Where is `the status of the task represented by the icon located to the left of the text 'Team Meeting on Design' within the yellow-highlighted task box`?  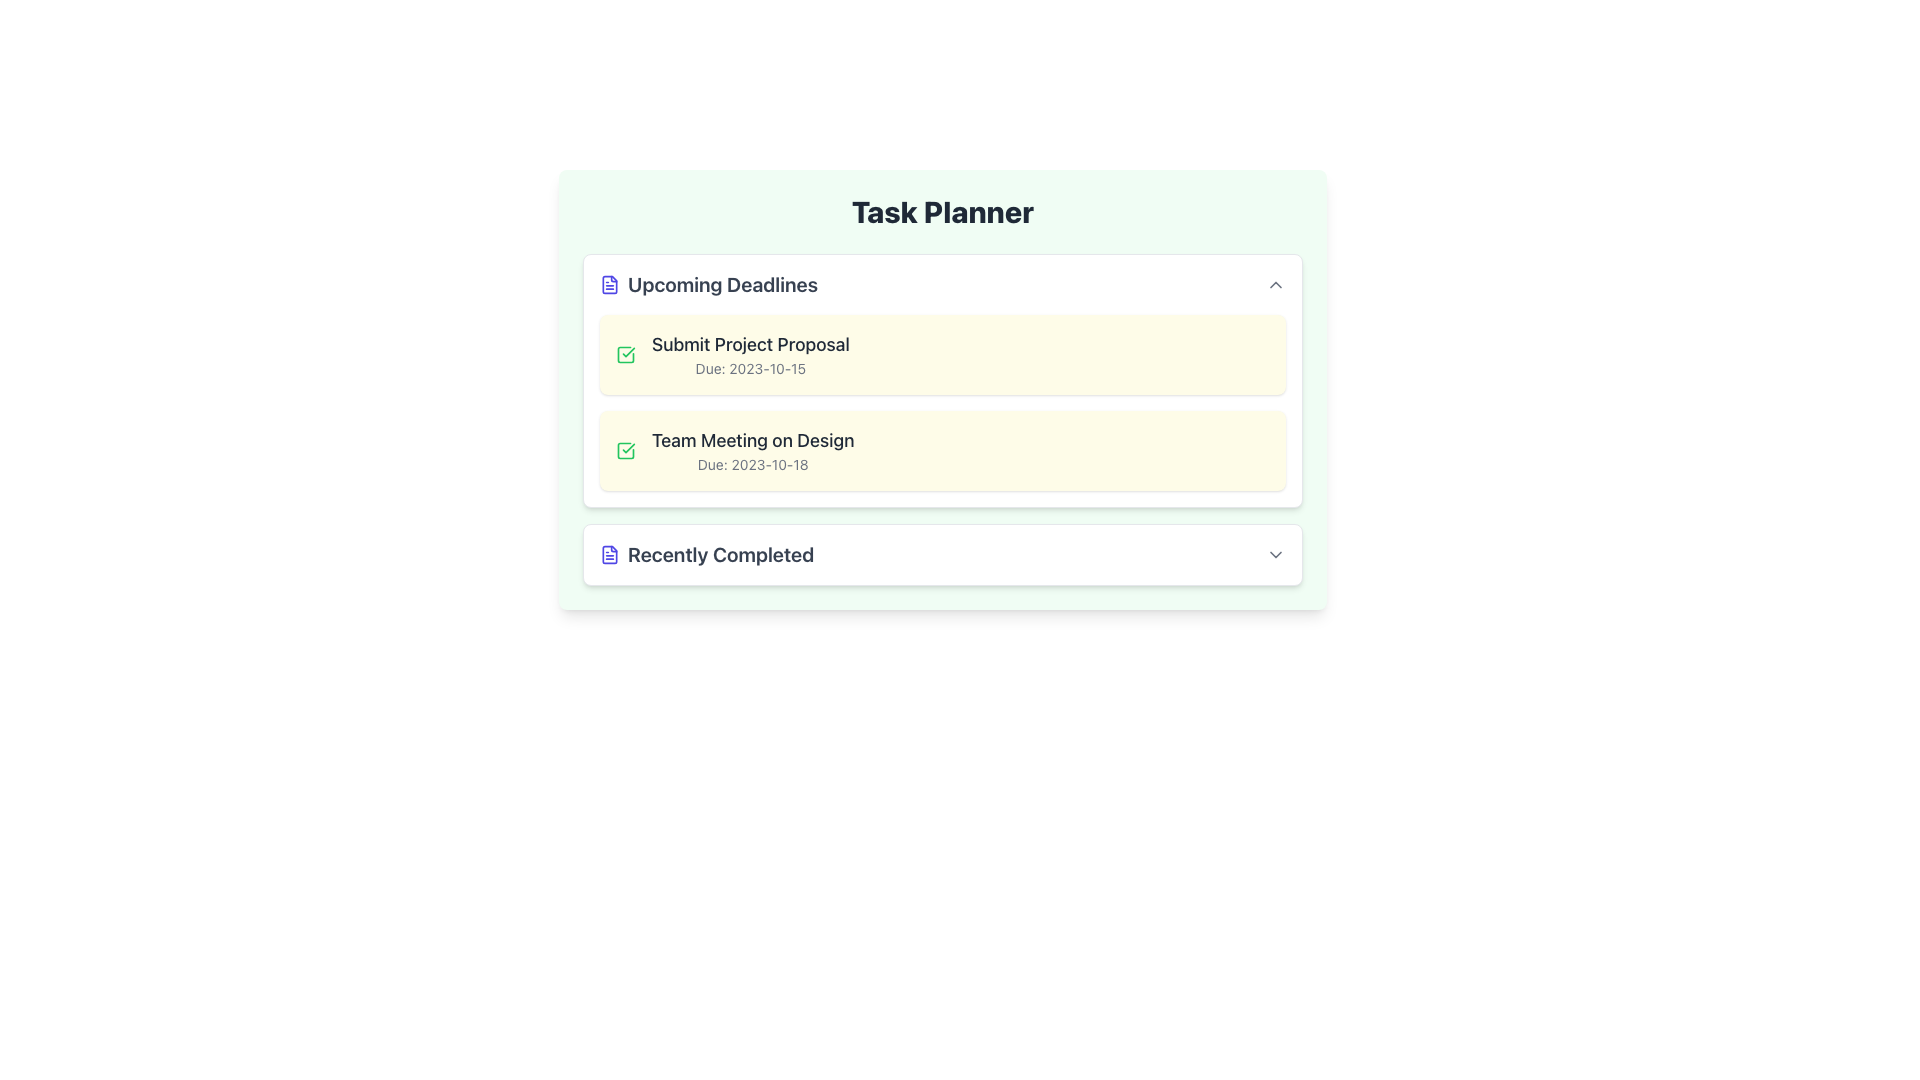
the status of the task represented by the icon located to the left of the text 'Team Meeting on Design' within the yellow-highlighted task box is located at coordinates (624, 451).